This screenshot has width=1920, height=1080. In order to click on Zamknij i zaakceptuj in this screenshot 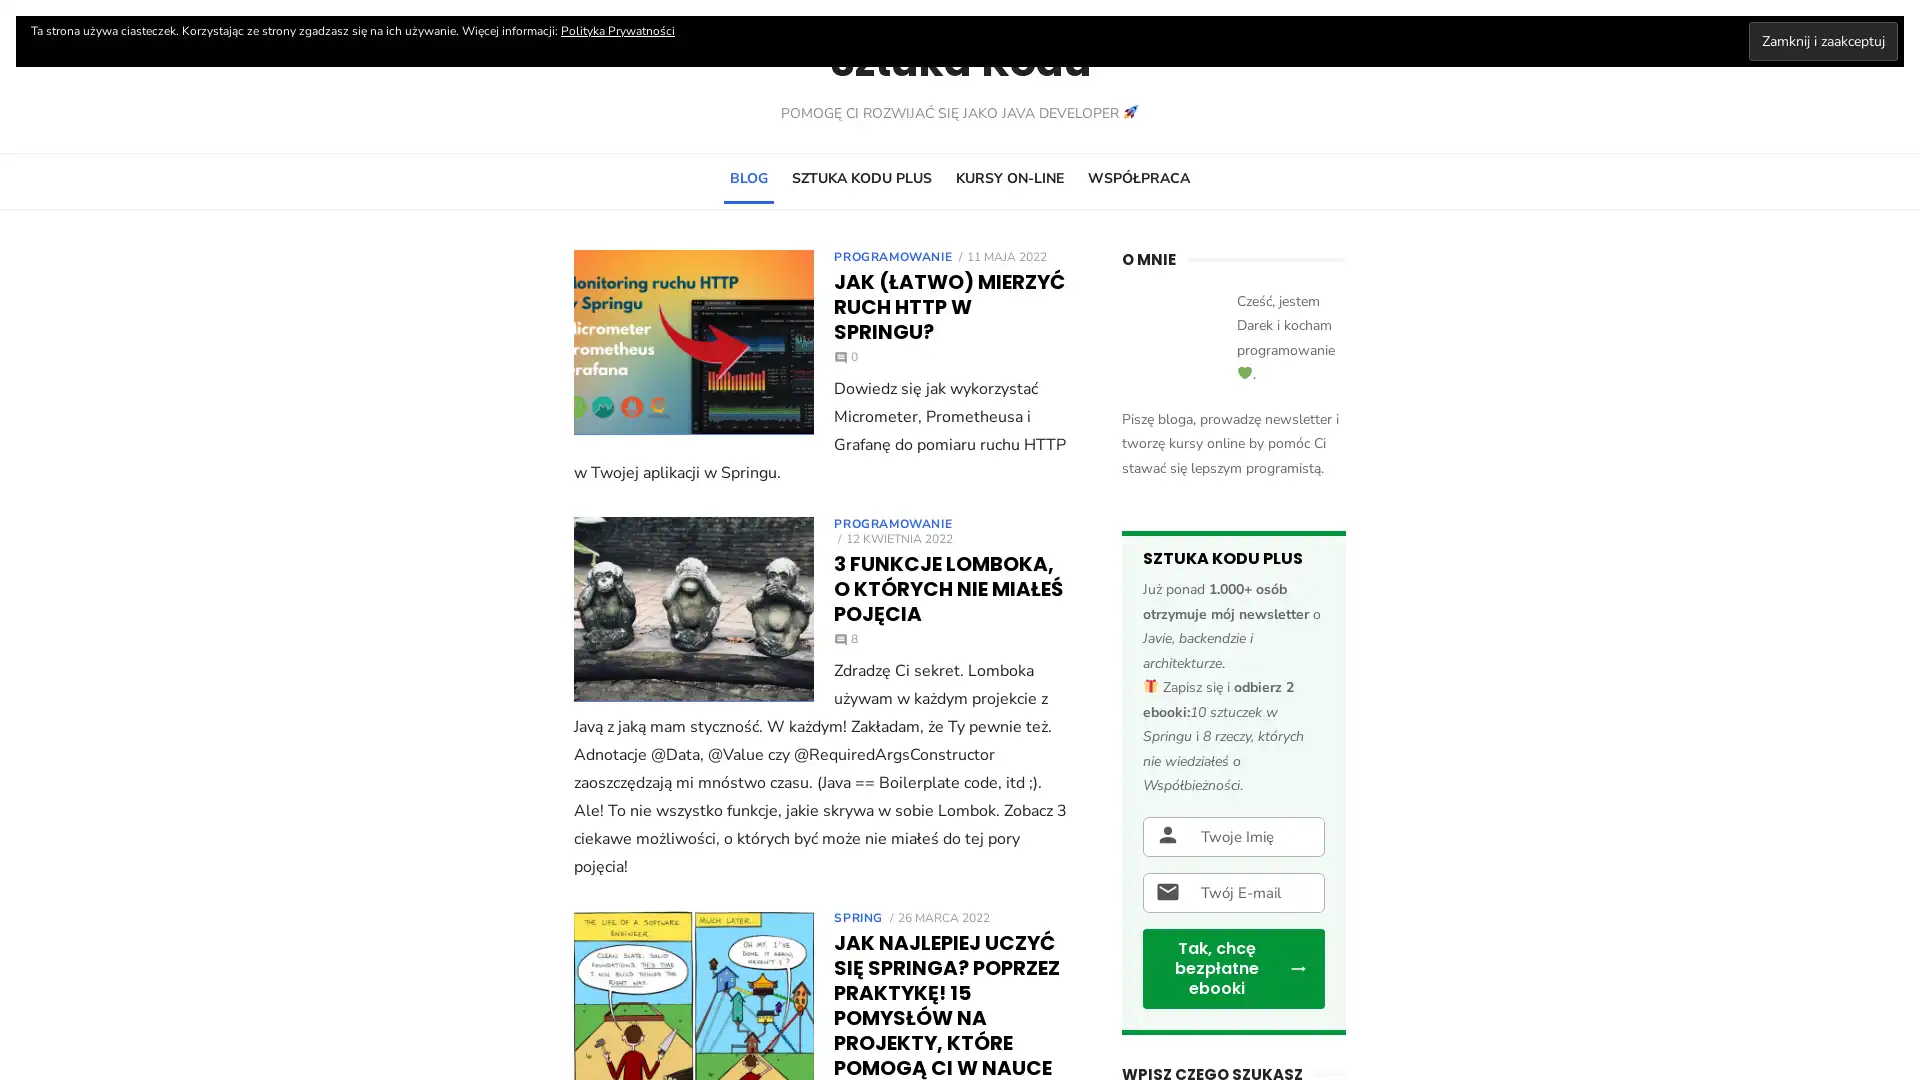, I will do `click(1823, 41)`.